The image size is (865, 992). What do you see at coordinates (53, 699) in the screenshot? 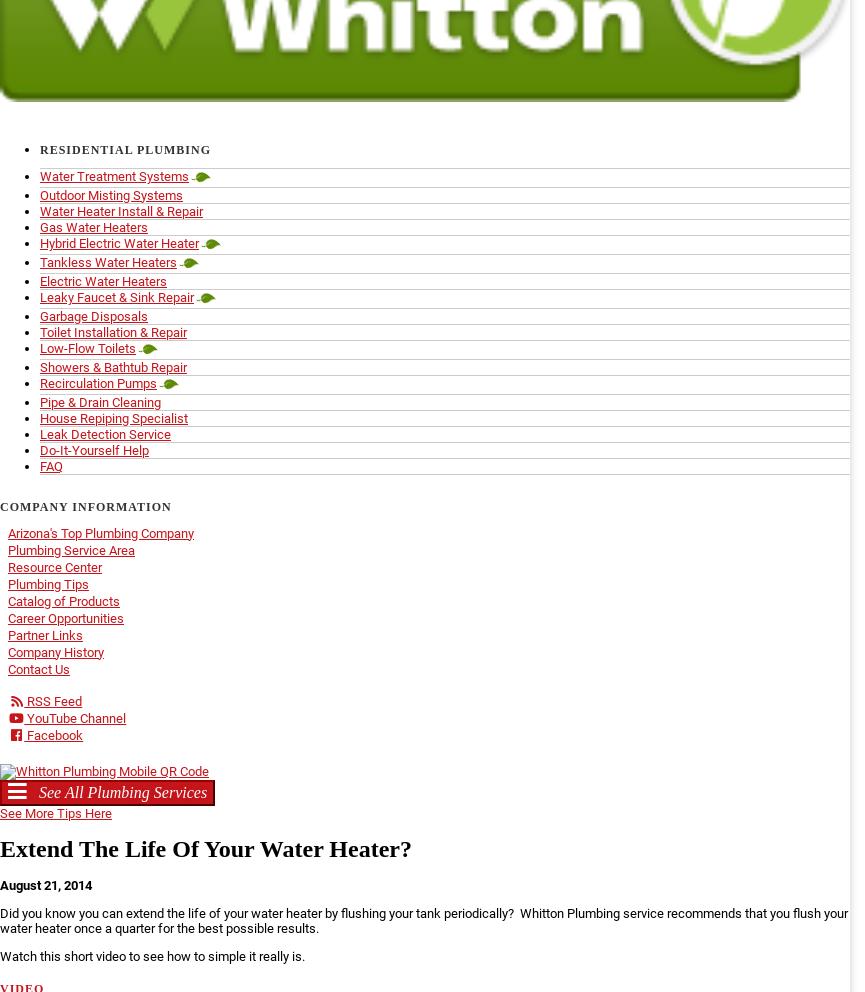
I see `'RSS Feed'` at bounding box center [53, 699].